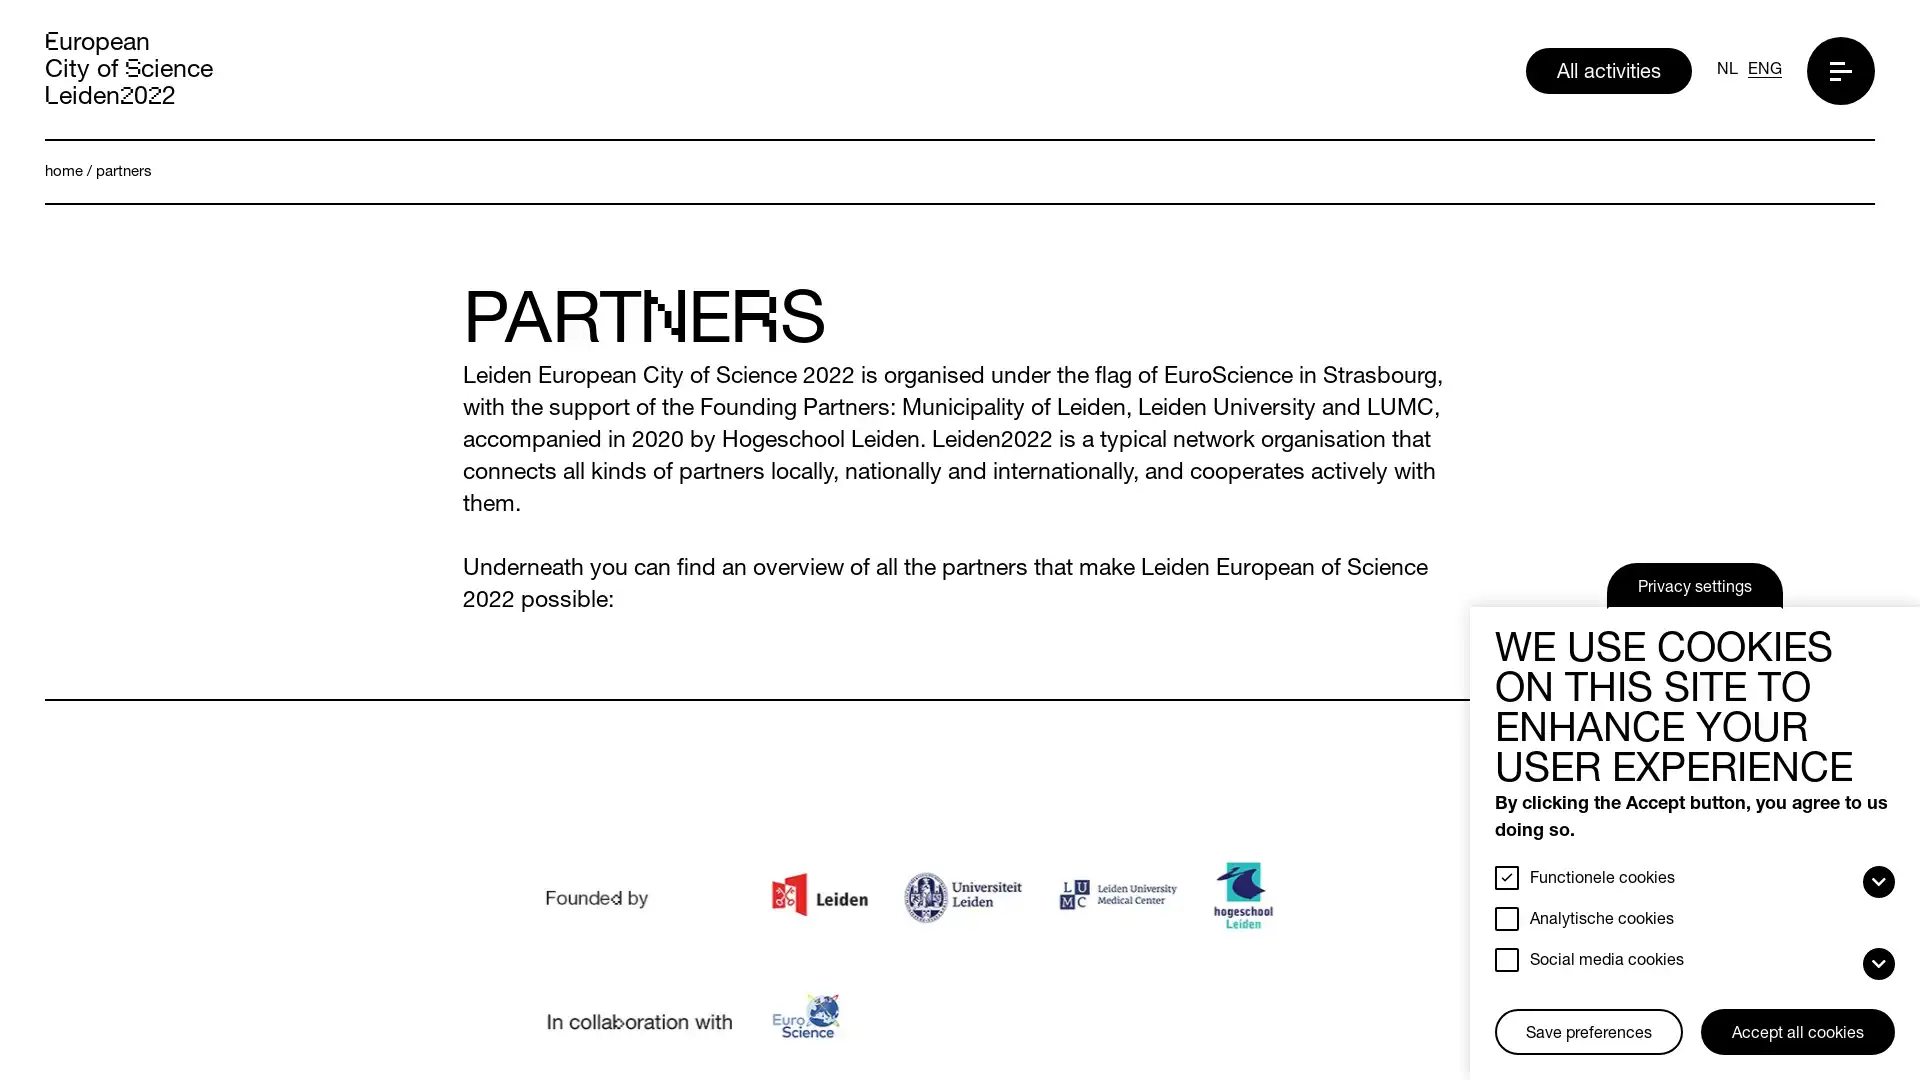 This screenshot has width=1920, height=1080. What do you see at coordinates (1587, 1032) in the screenshot?
I see `Save preferences` at bounding box center [1587, 1032].